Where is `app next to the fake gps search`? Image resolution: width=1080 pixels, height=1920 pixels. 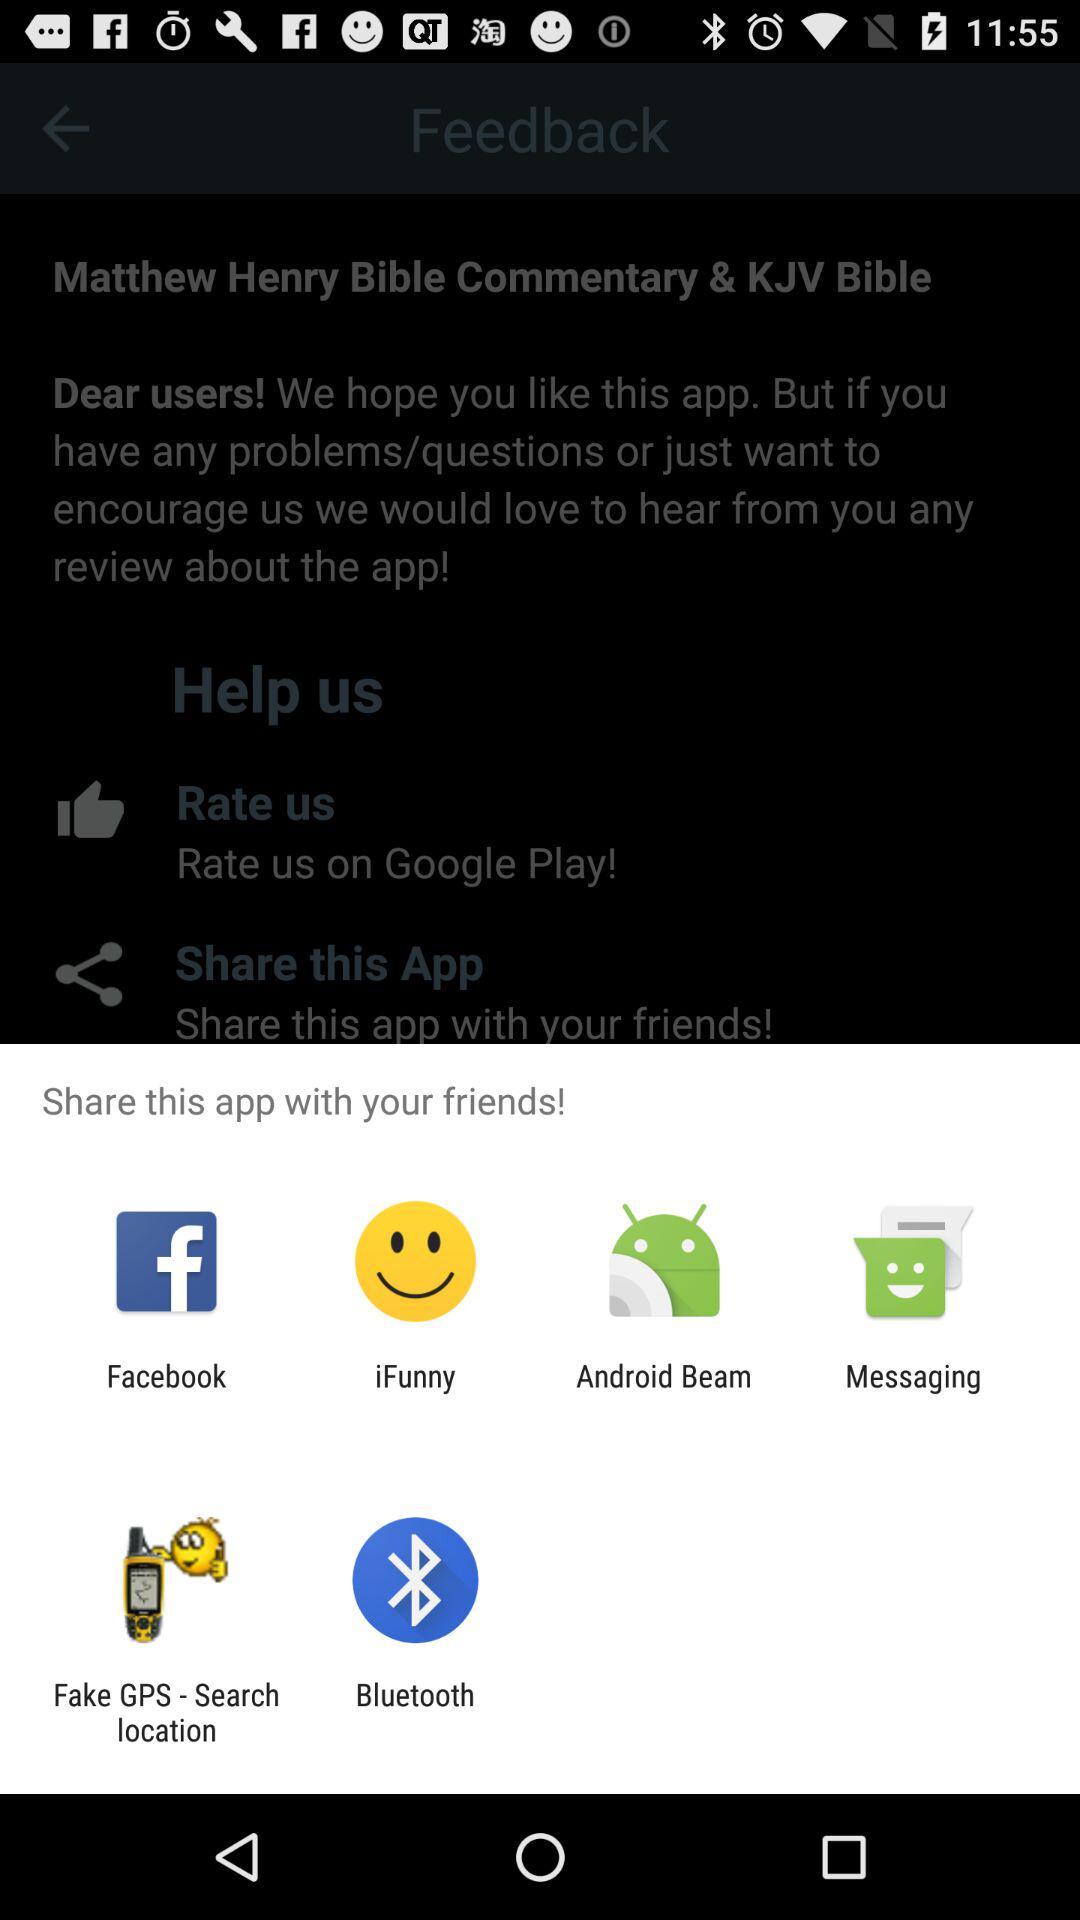
app next to the fake gps search is located at coordinates (414, 1711).